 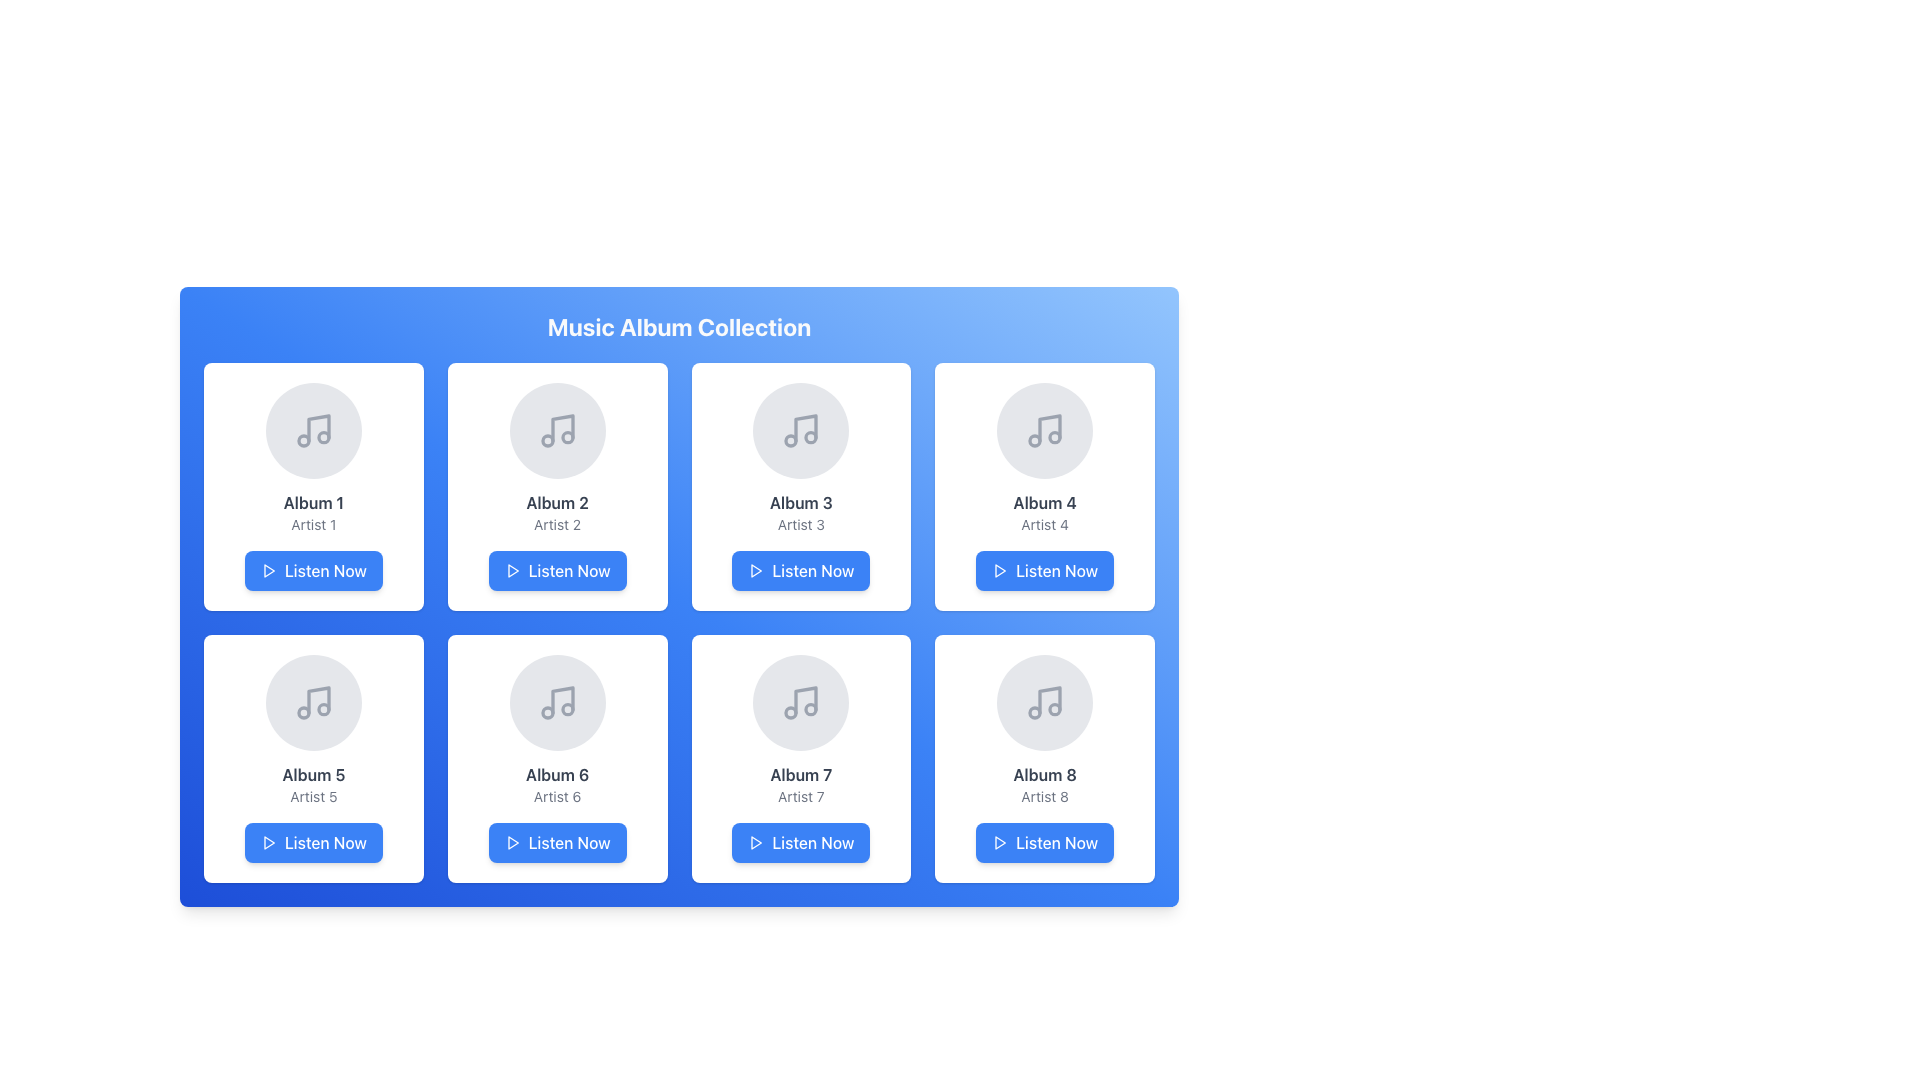 I want to click on the title label for the eighth album in the music album grid located in the bottom-right corner of the grid, so click(x=1044, y=774).